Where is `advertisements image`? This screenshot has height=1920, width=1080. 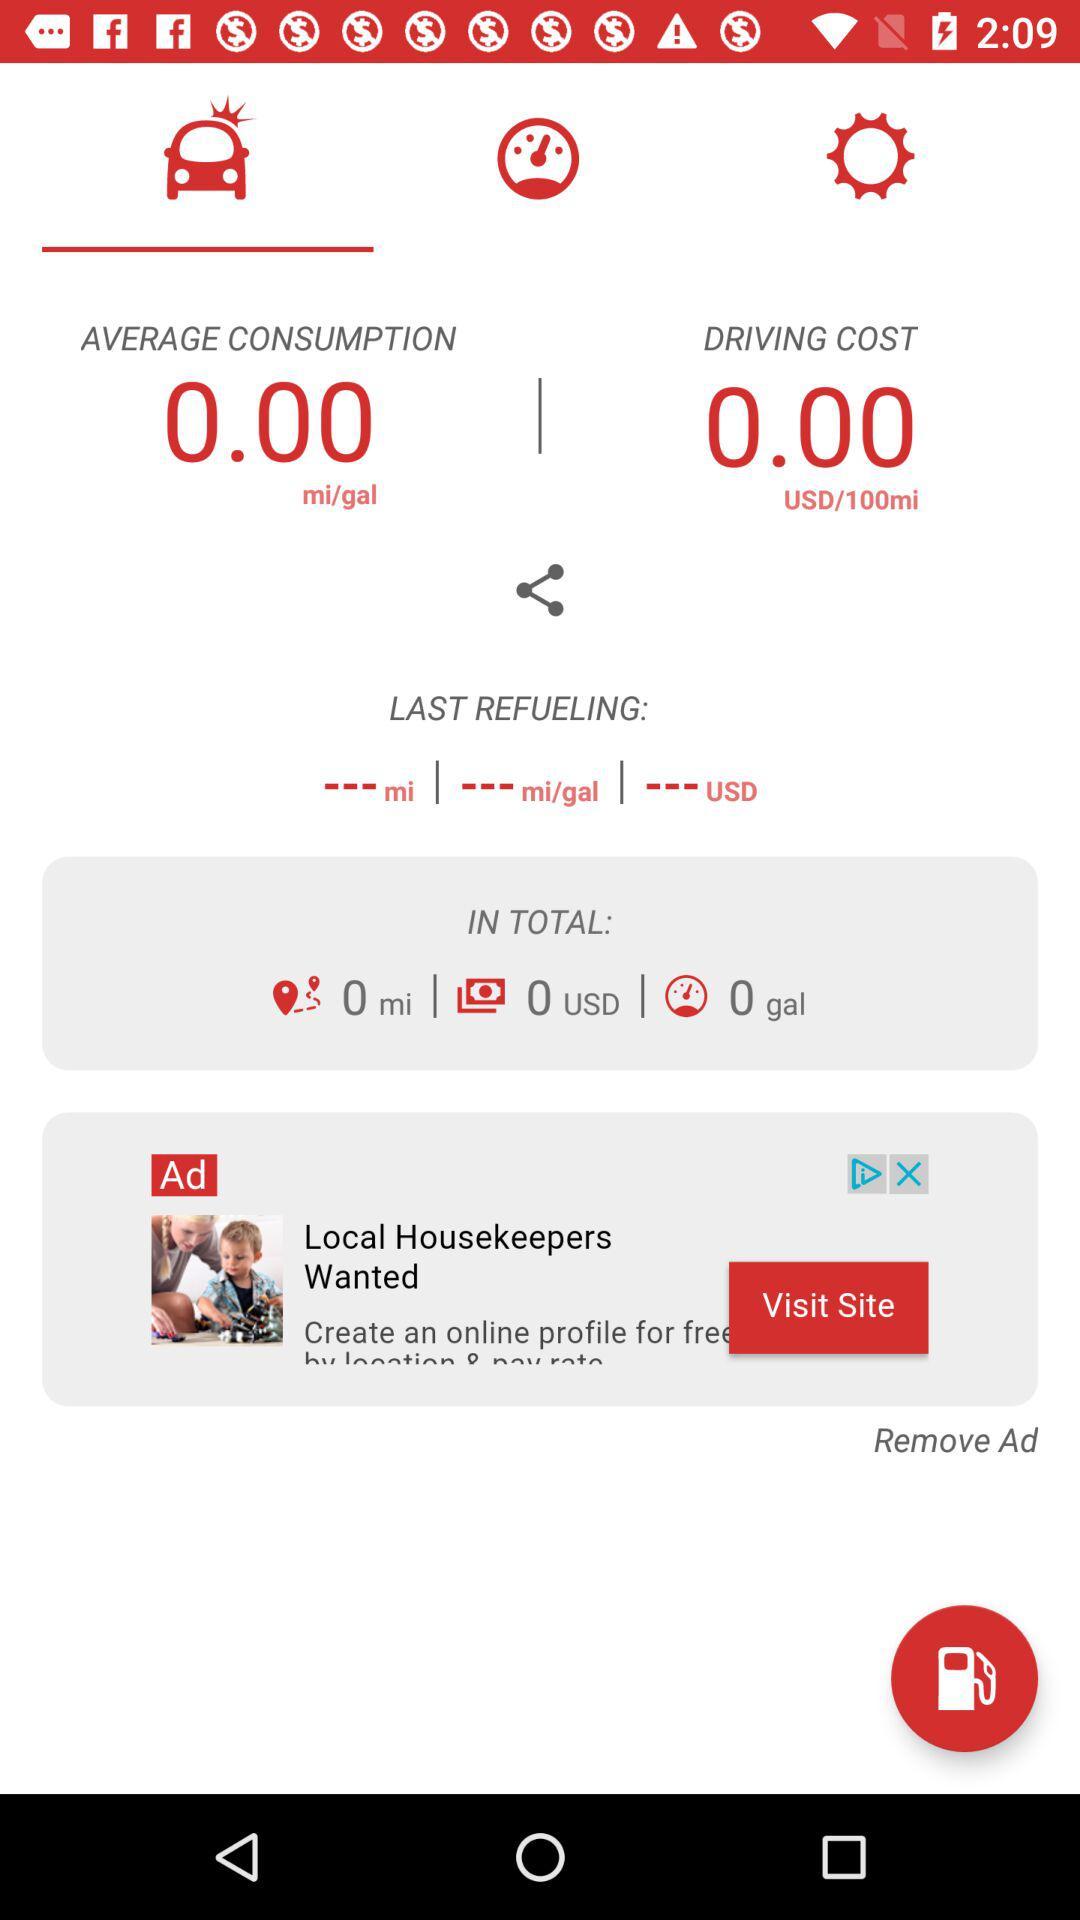 advertisements image is located at coordinates (540, 1258).